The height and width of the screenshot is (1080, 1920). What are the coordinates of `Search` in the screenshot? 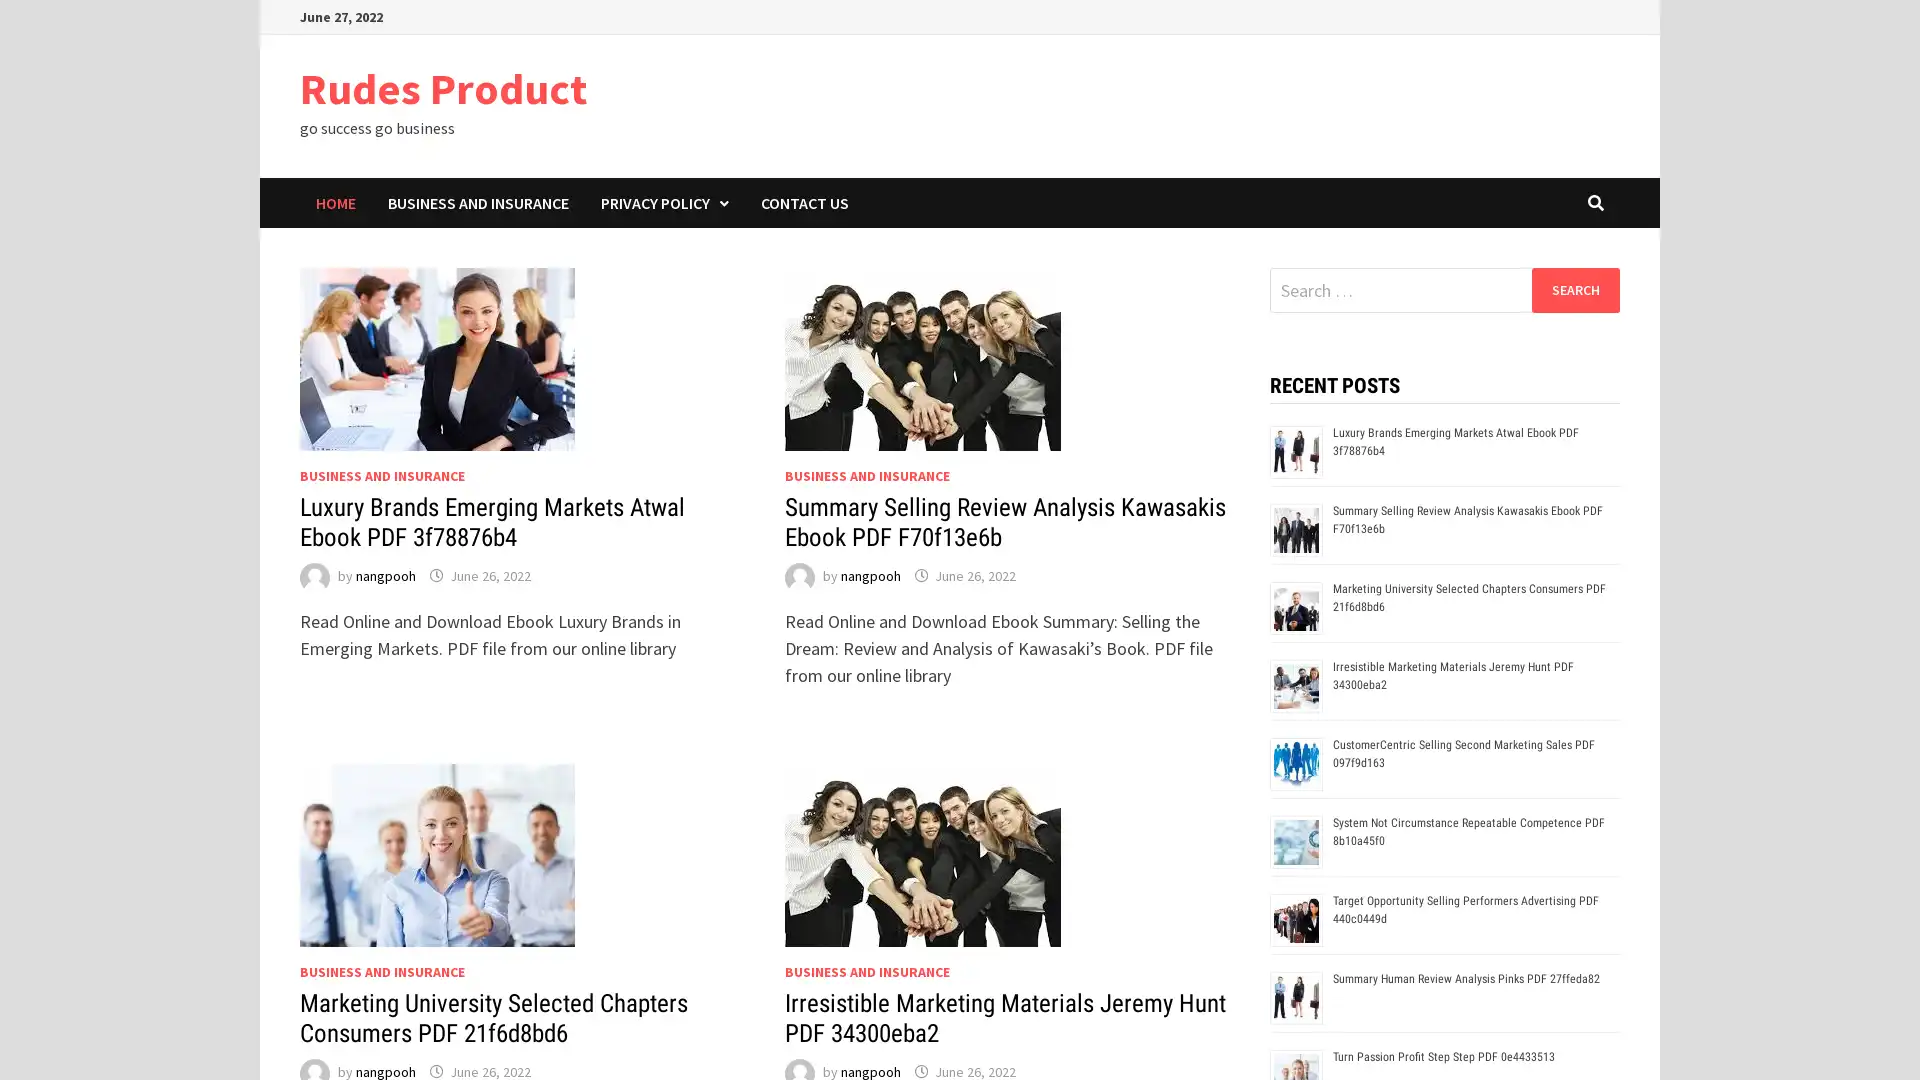 It's located at (1574, 289).